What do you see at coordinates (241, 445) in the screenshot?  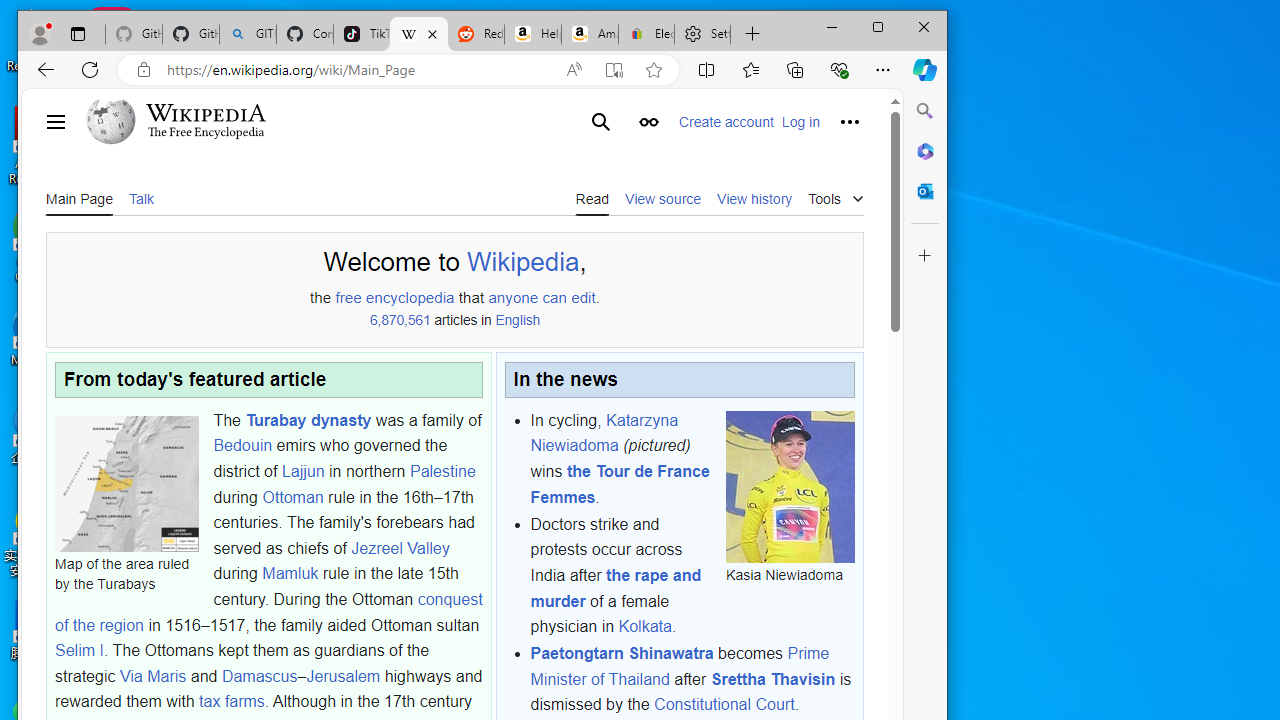 I see `'Bedouin'` at bounding box center [241, 445].